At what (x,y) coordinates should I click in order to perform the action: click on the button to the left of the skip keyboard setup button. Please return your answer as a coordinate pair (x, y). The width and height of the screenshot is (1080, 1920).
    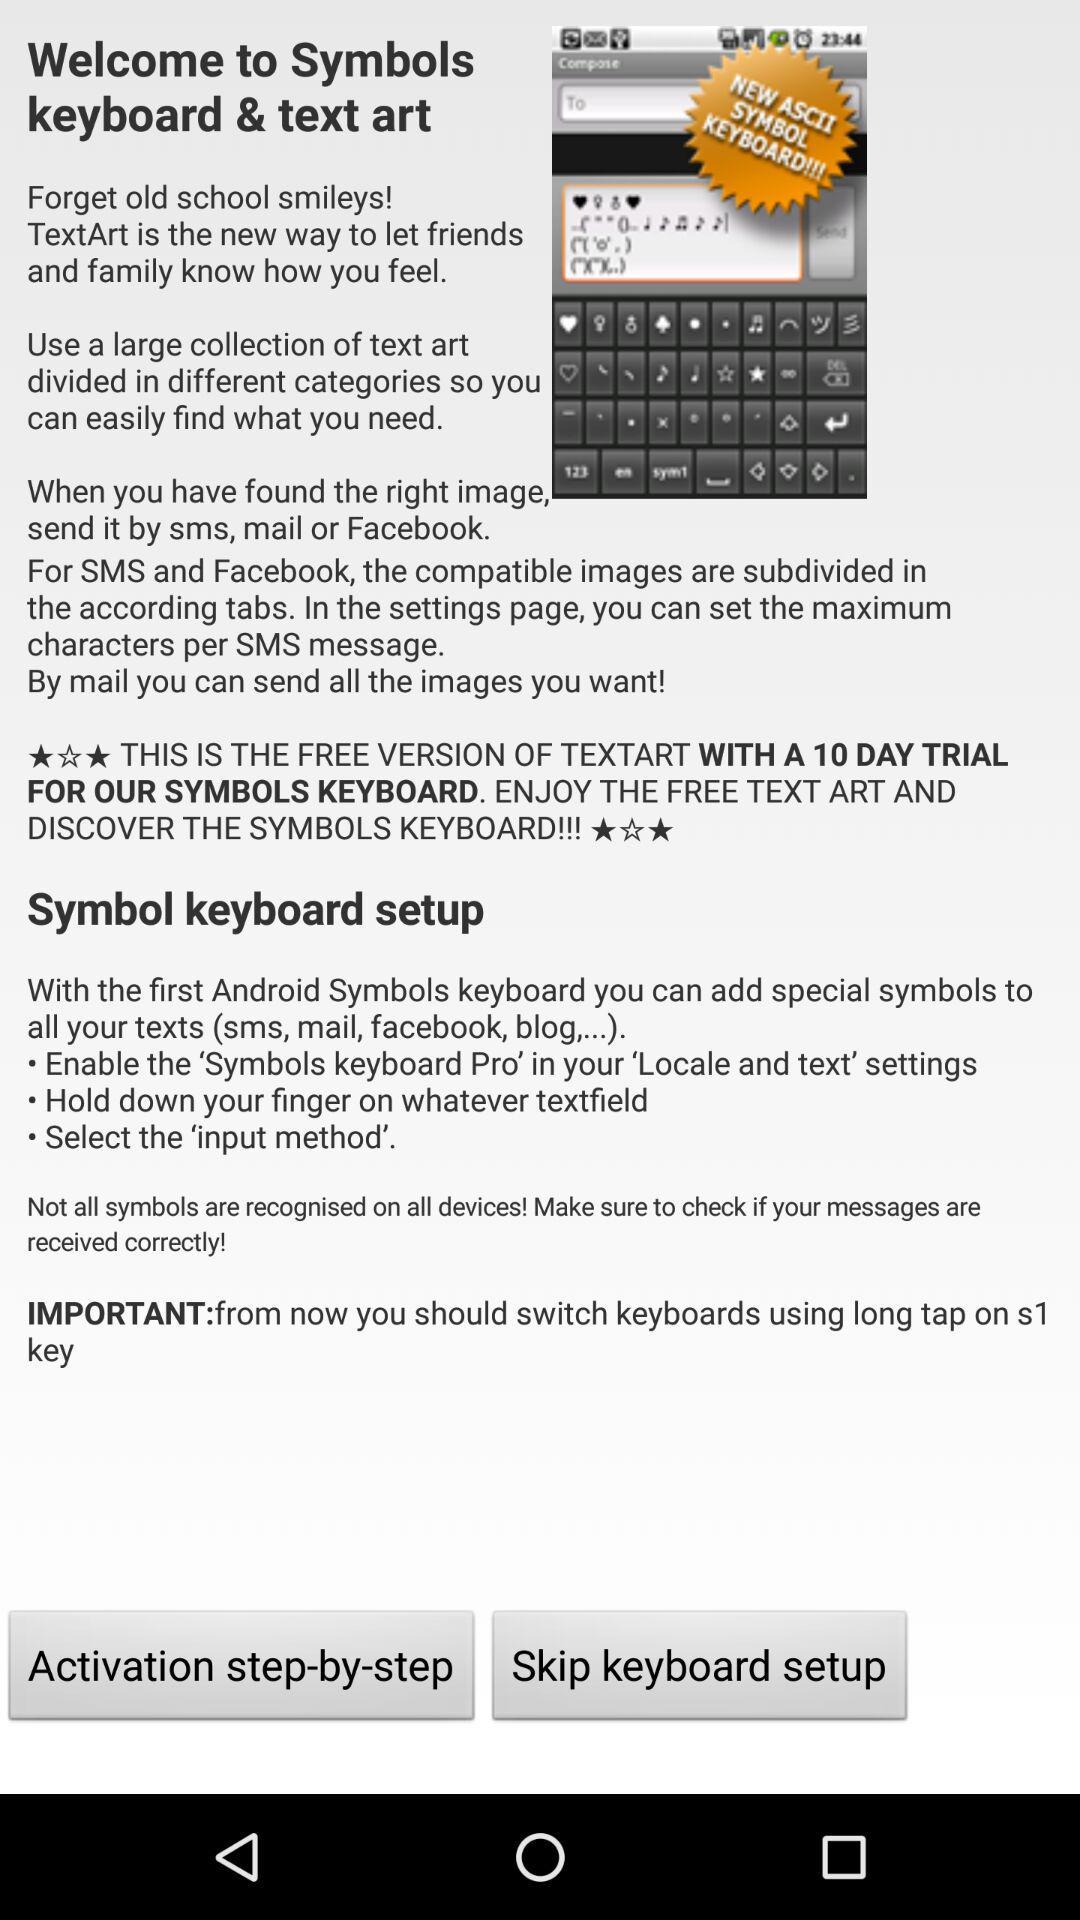
    Looking at the image, I should click on (240, 1670).